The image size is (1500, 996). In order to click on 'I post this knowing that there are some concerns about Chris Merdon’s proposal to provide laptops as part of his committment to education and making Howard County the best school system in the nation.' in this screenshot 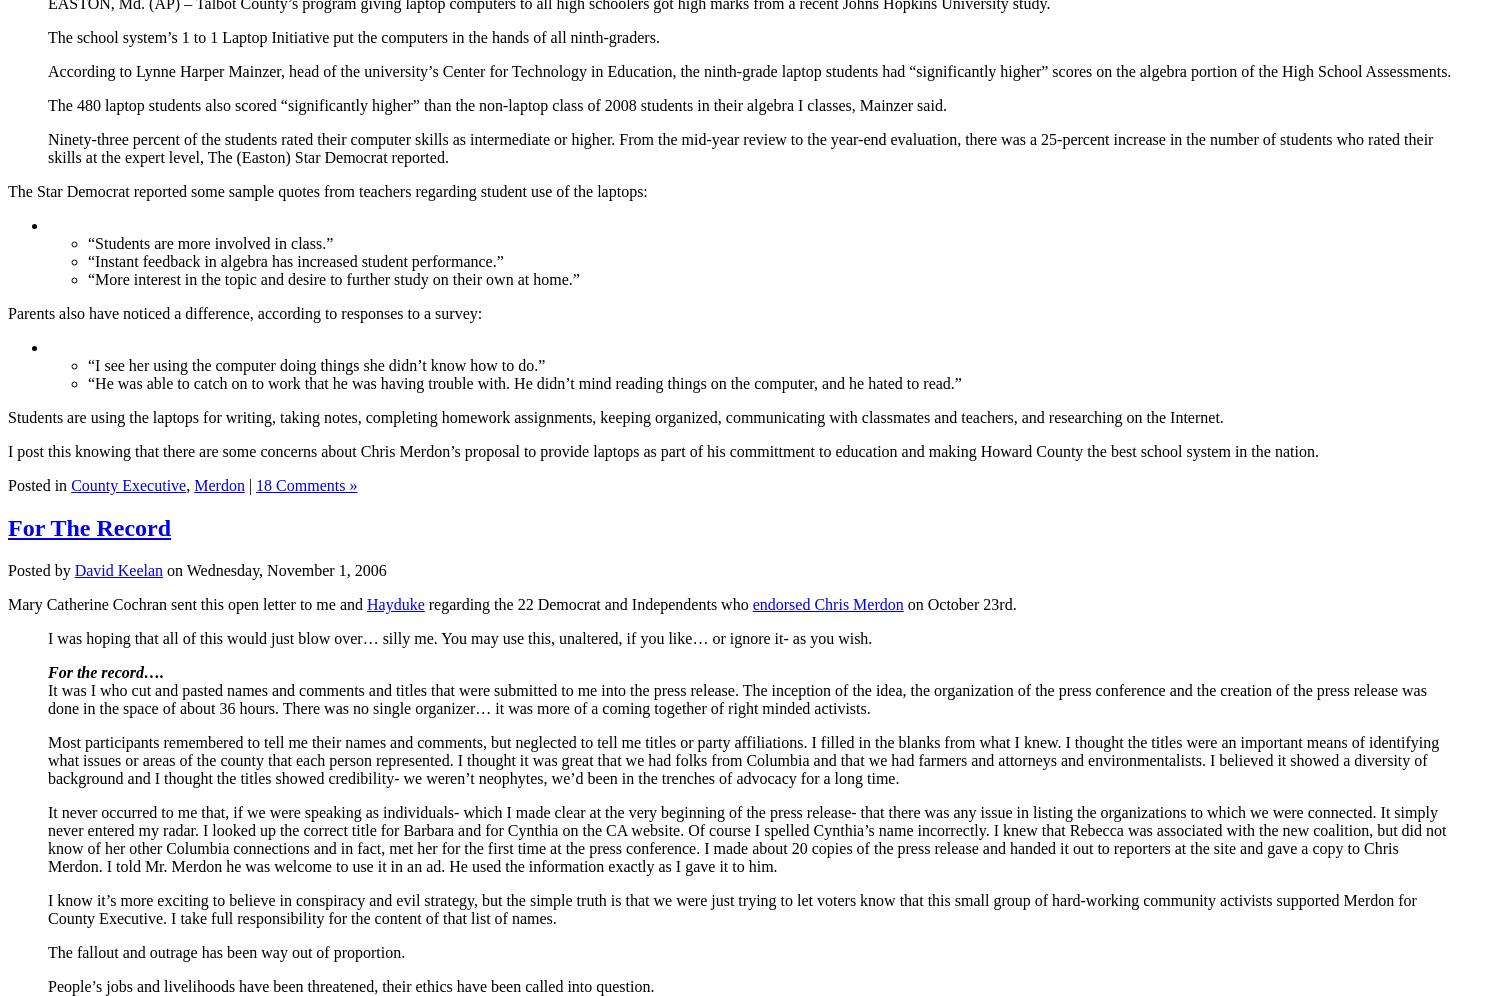, I will do `click(663, 450)`.